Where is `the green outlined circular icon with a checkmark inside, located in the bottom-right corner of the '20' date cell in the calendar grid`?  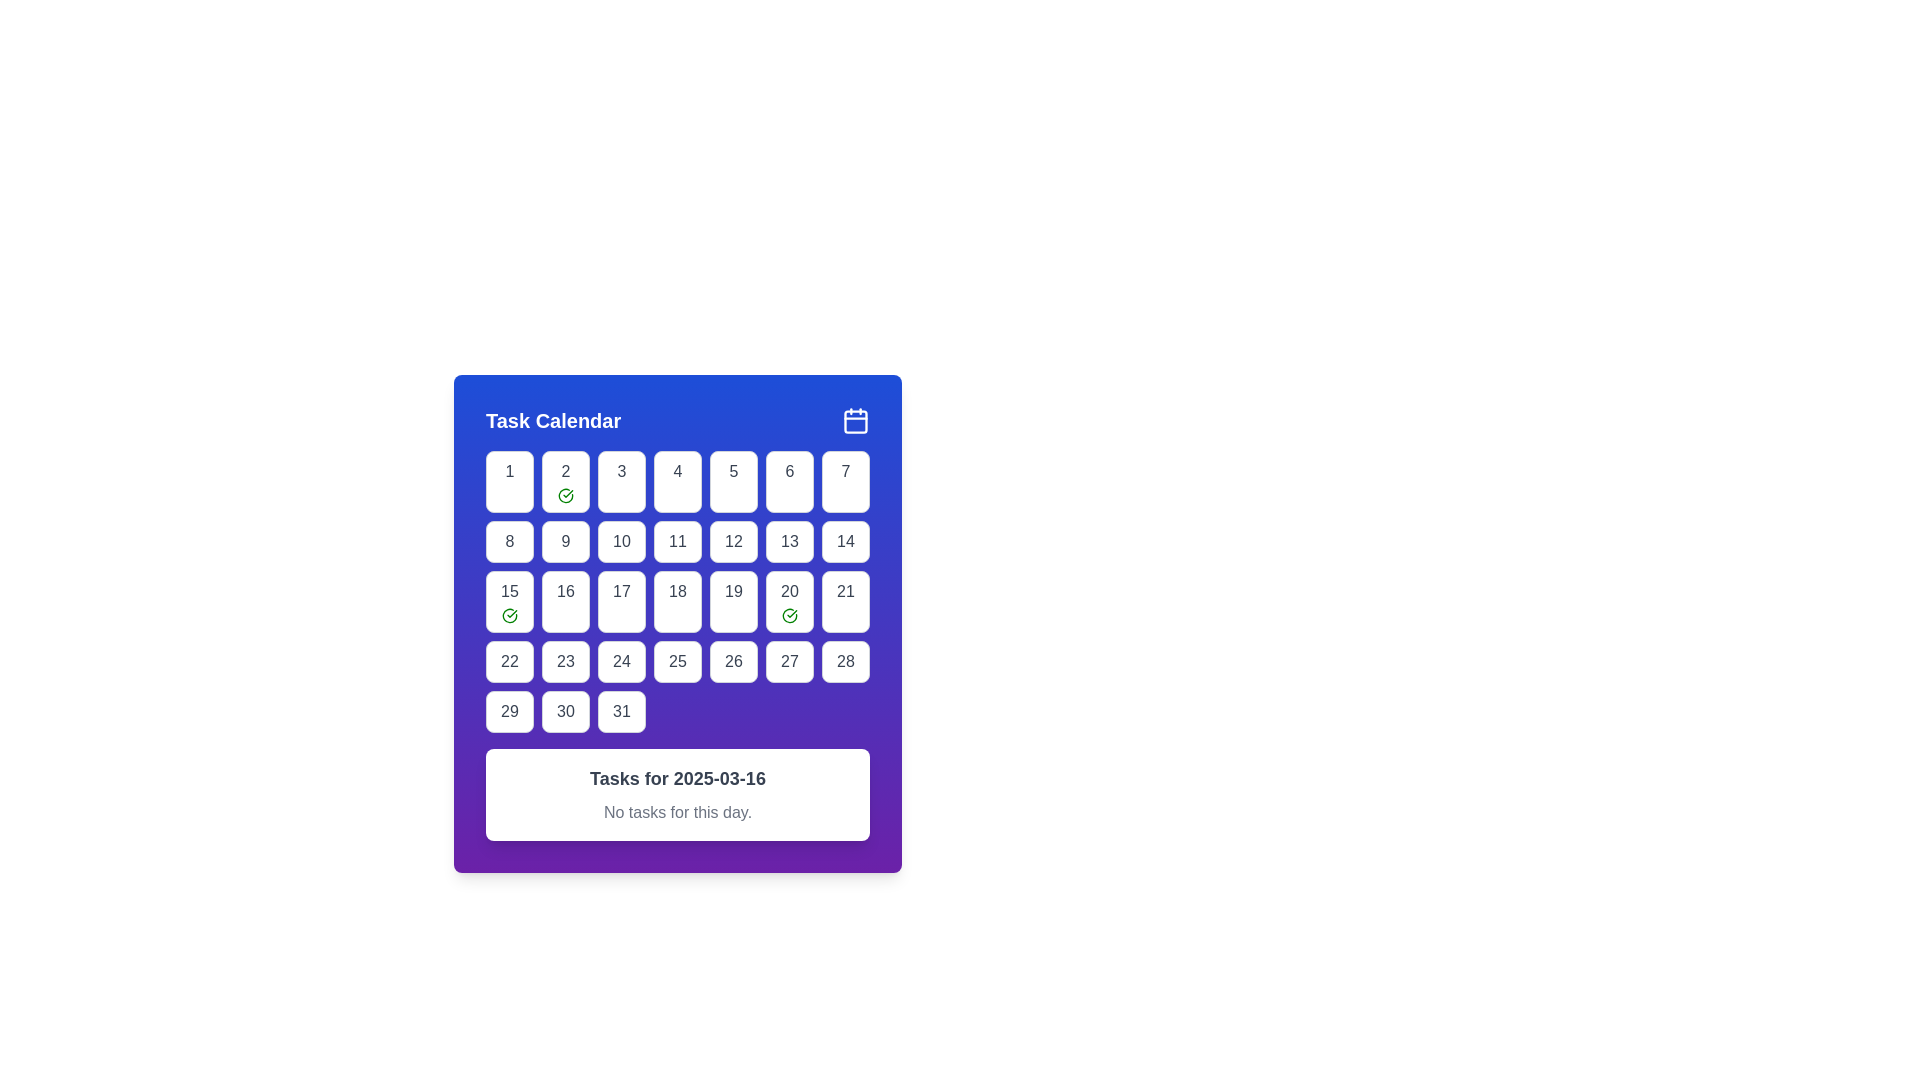 the green outlined circular icon with a checkmark inside, located in the bottom-right corner of the '20' date cell in the calendar grid is located at coordinates (789, 615).